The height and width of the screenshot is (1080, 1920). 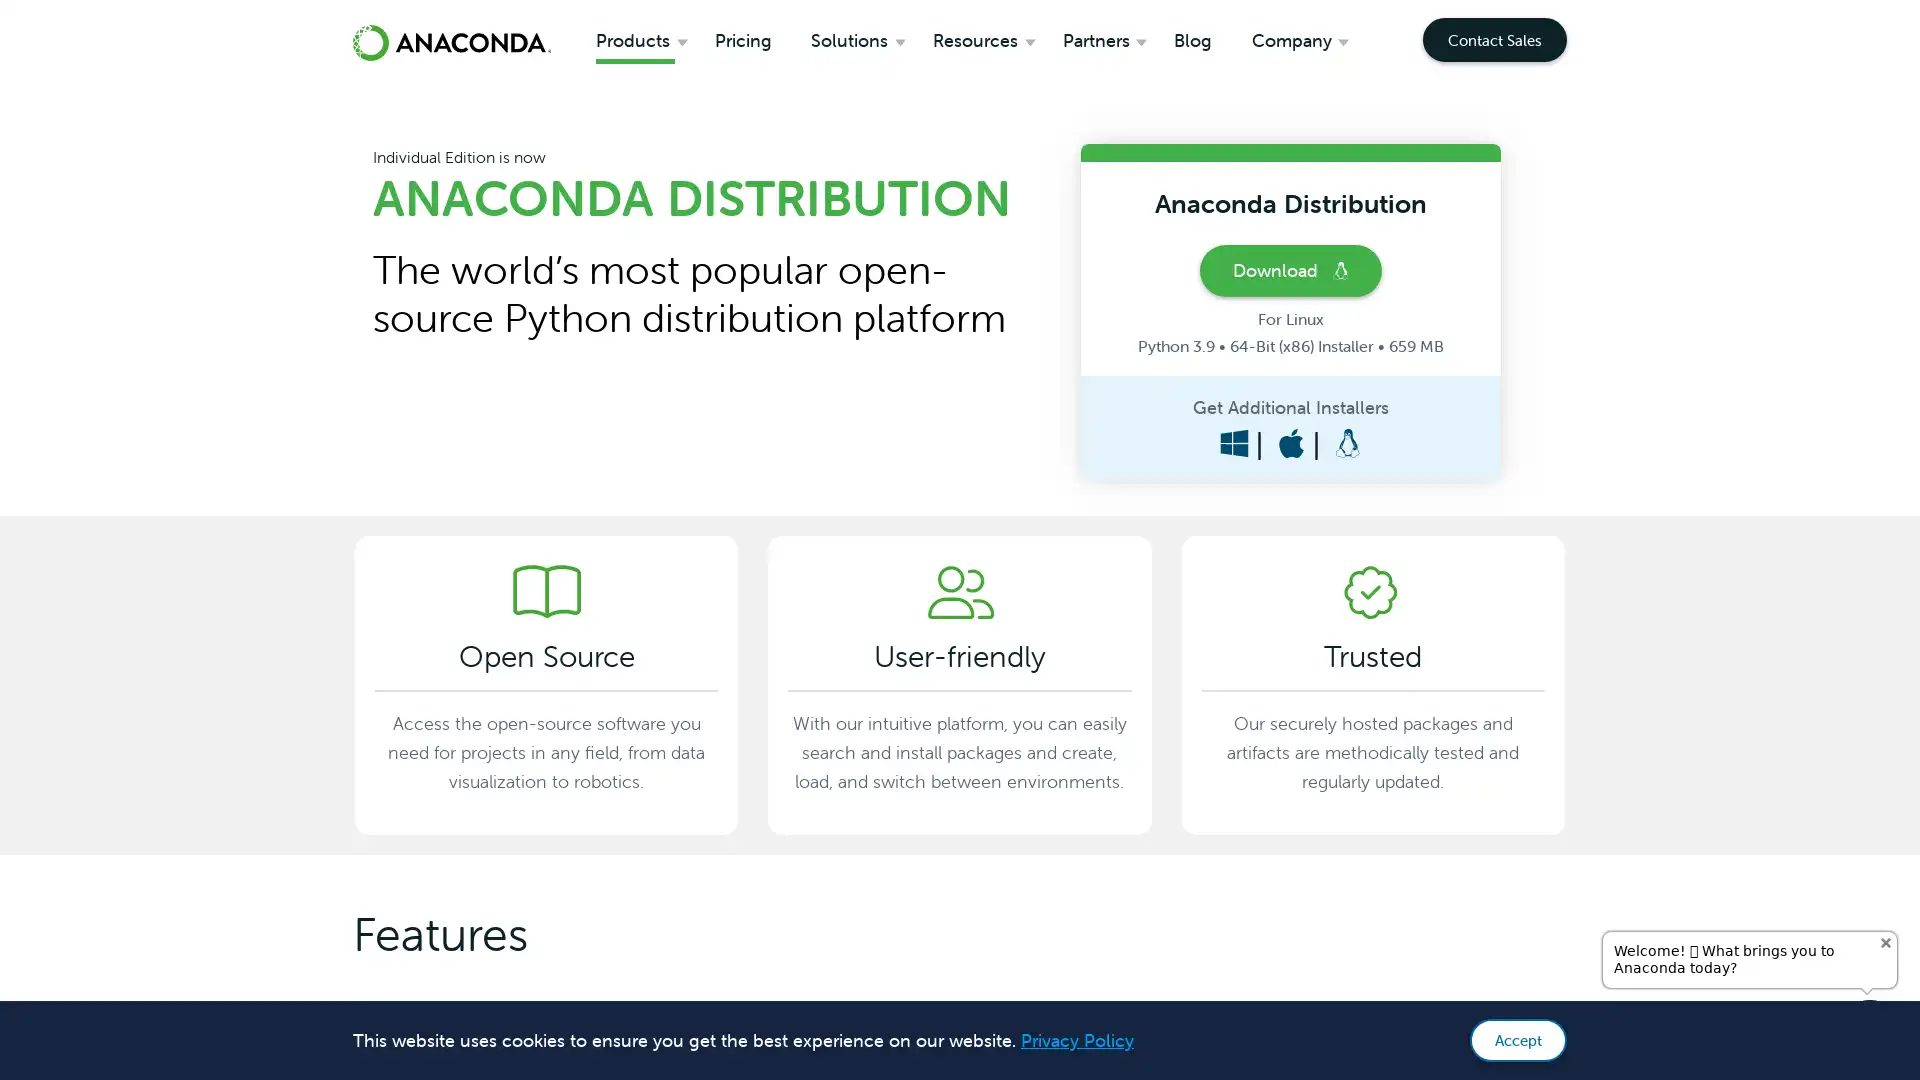 What do you see at coordinates (1076, 1038) in the screenshot?
I see `learn more about cookies` at bounding box center [1076, 1038].